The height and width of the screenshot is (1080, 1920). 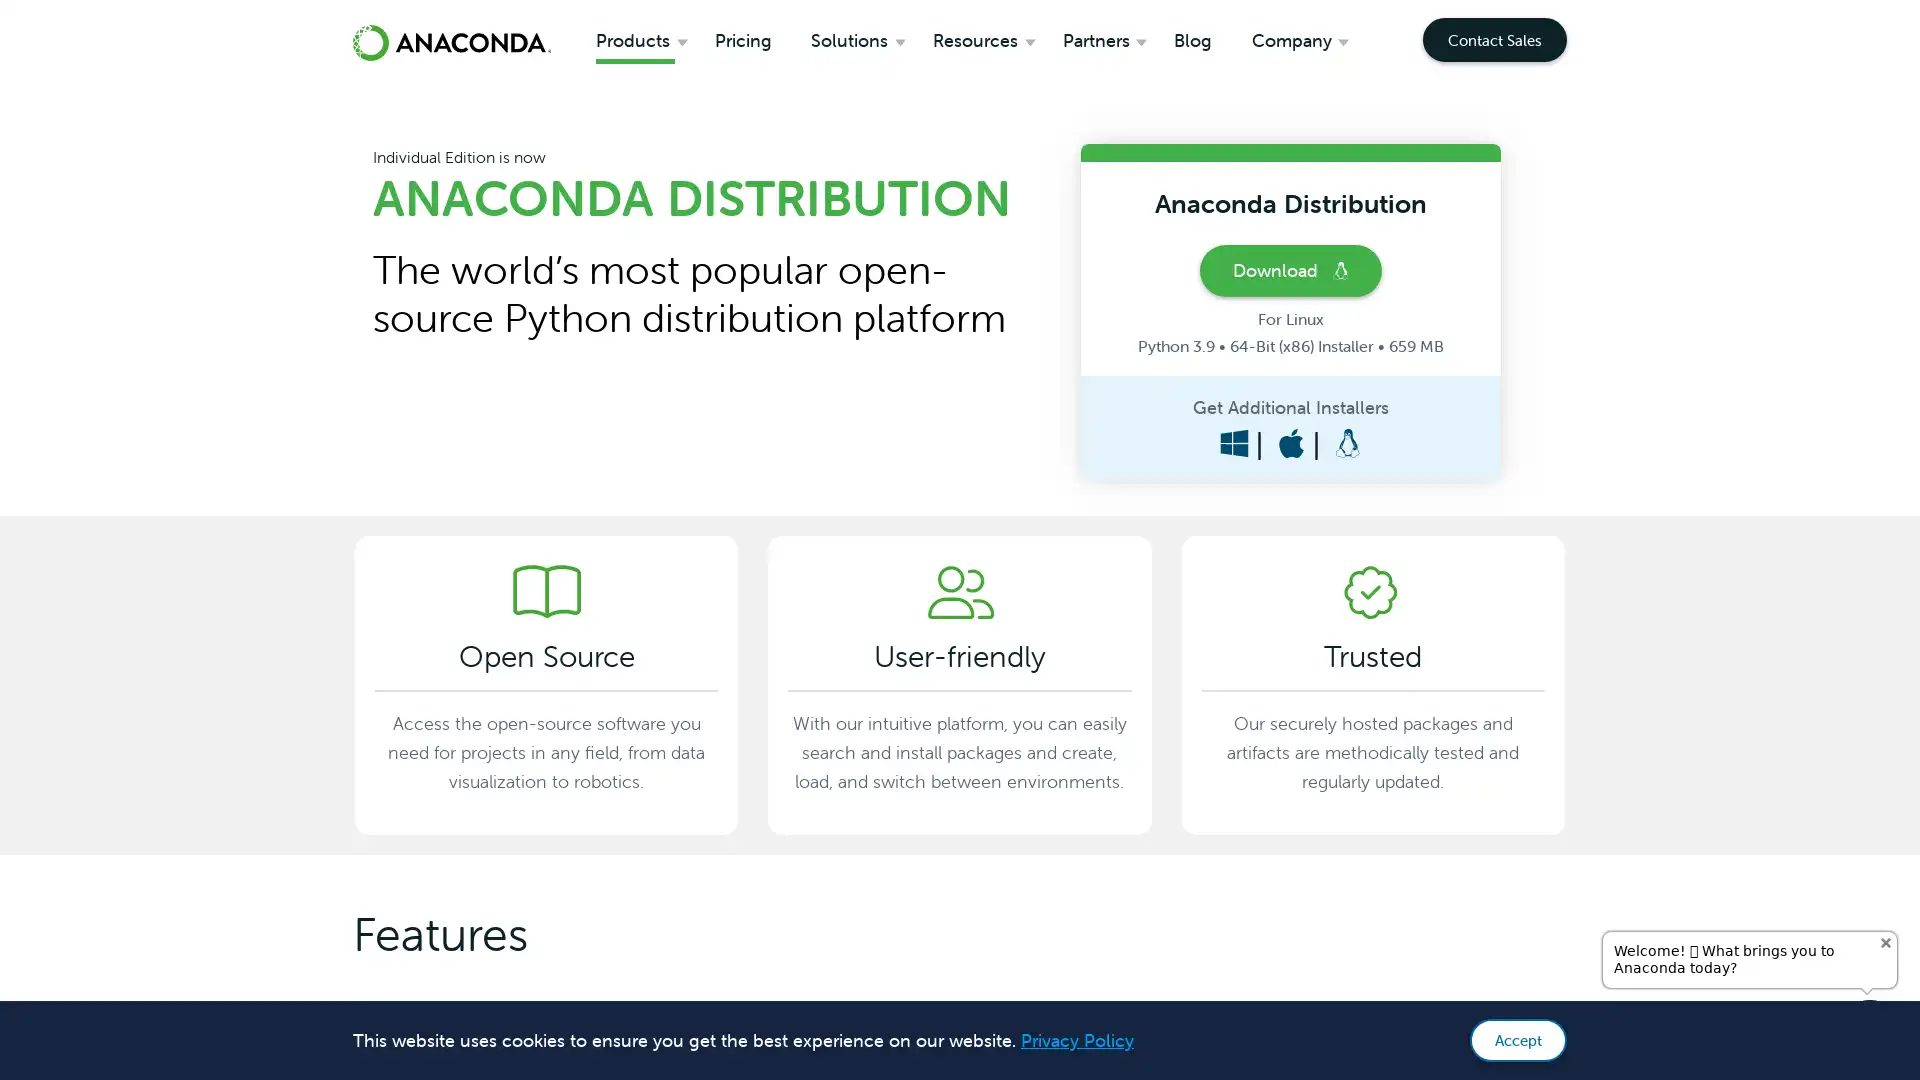 What do you see at coordinates (1076, 1038) in the screenshot?
I see `learn more about cookies` at bounding box center [1076, 1038].